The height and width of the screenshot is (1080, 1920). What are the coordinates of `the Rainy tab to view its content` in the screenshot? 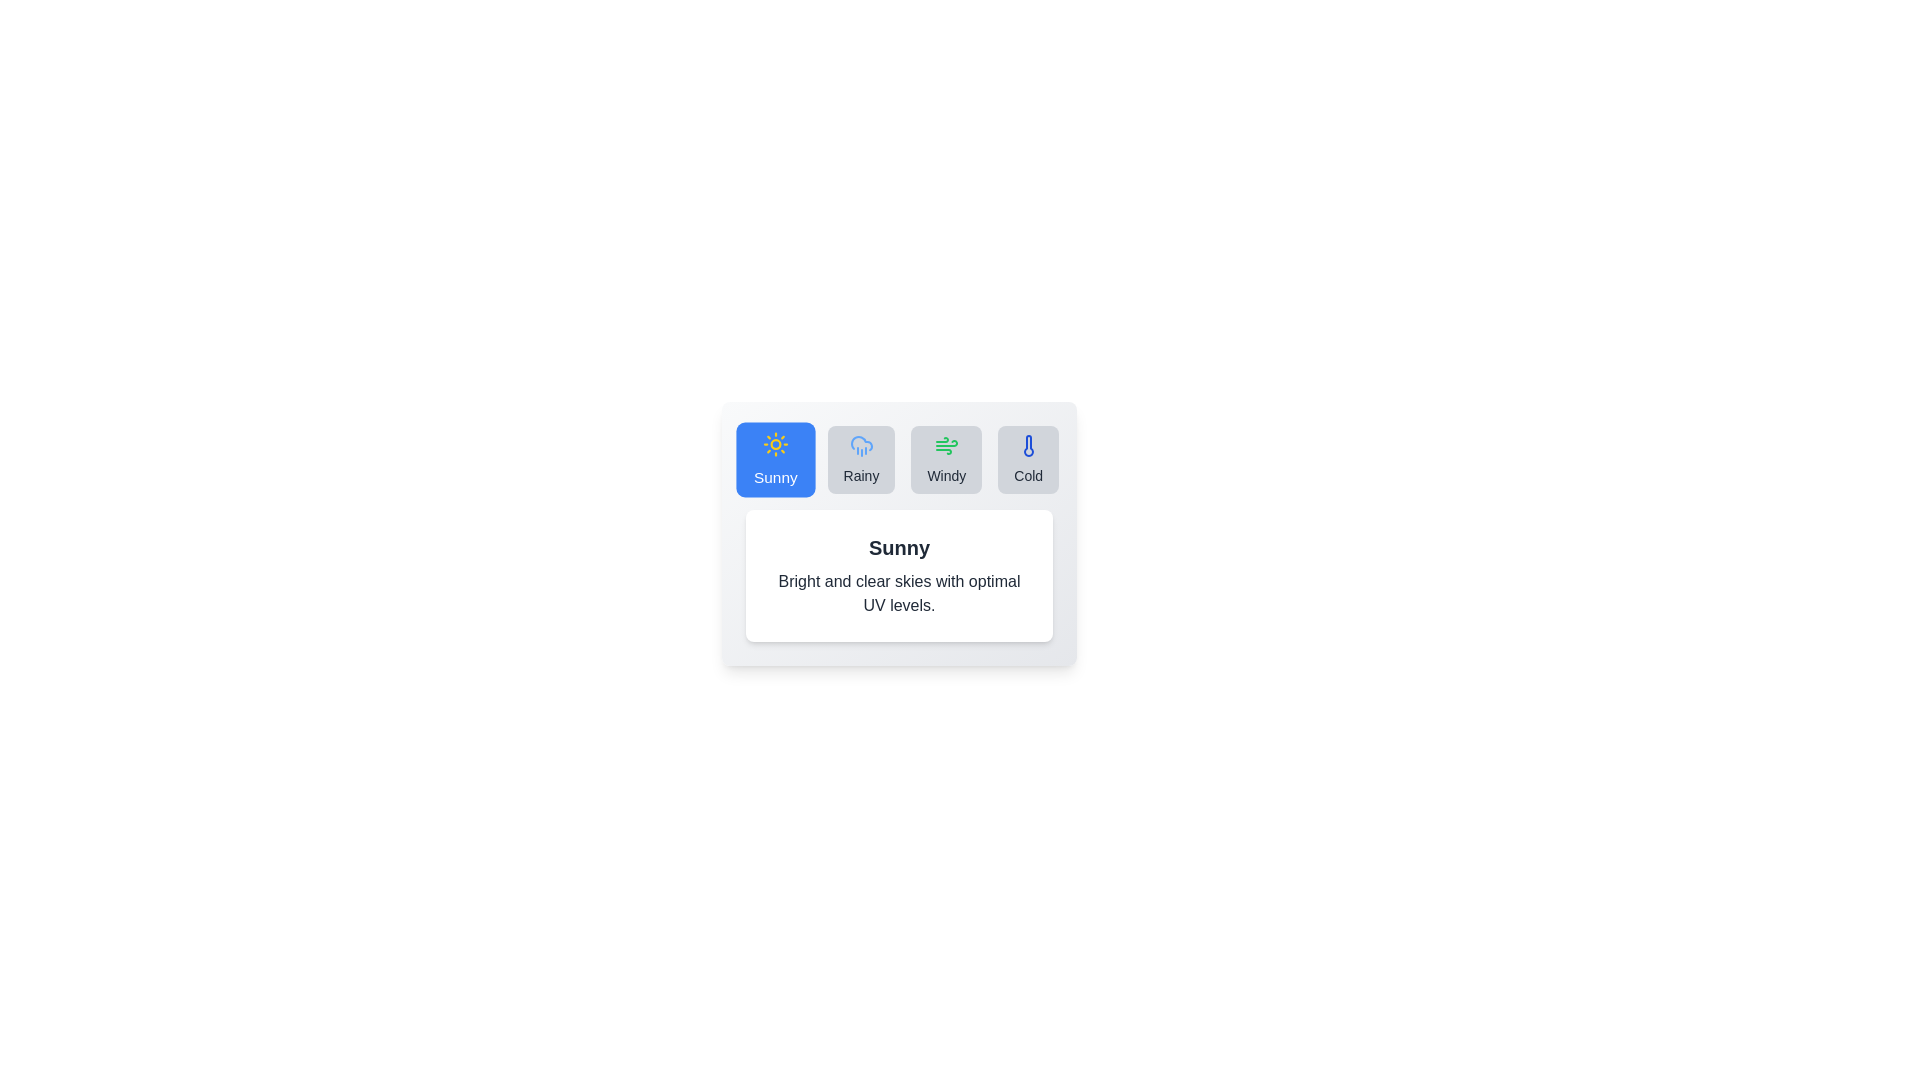 It's located at (861, 459).